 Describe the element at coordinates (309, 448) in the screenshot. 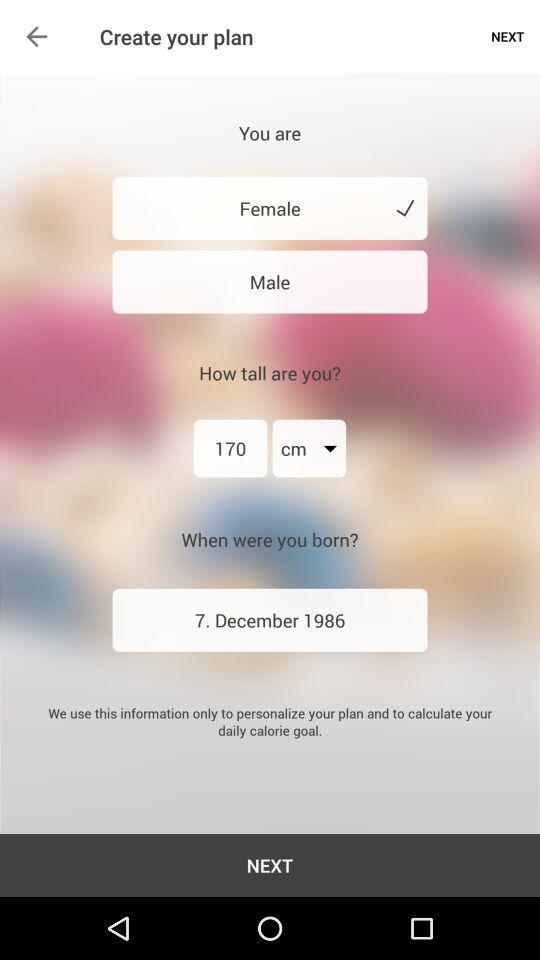

I see `cm item` at that location.